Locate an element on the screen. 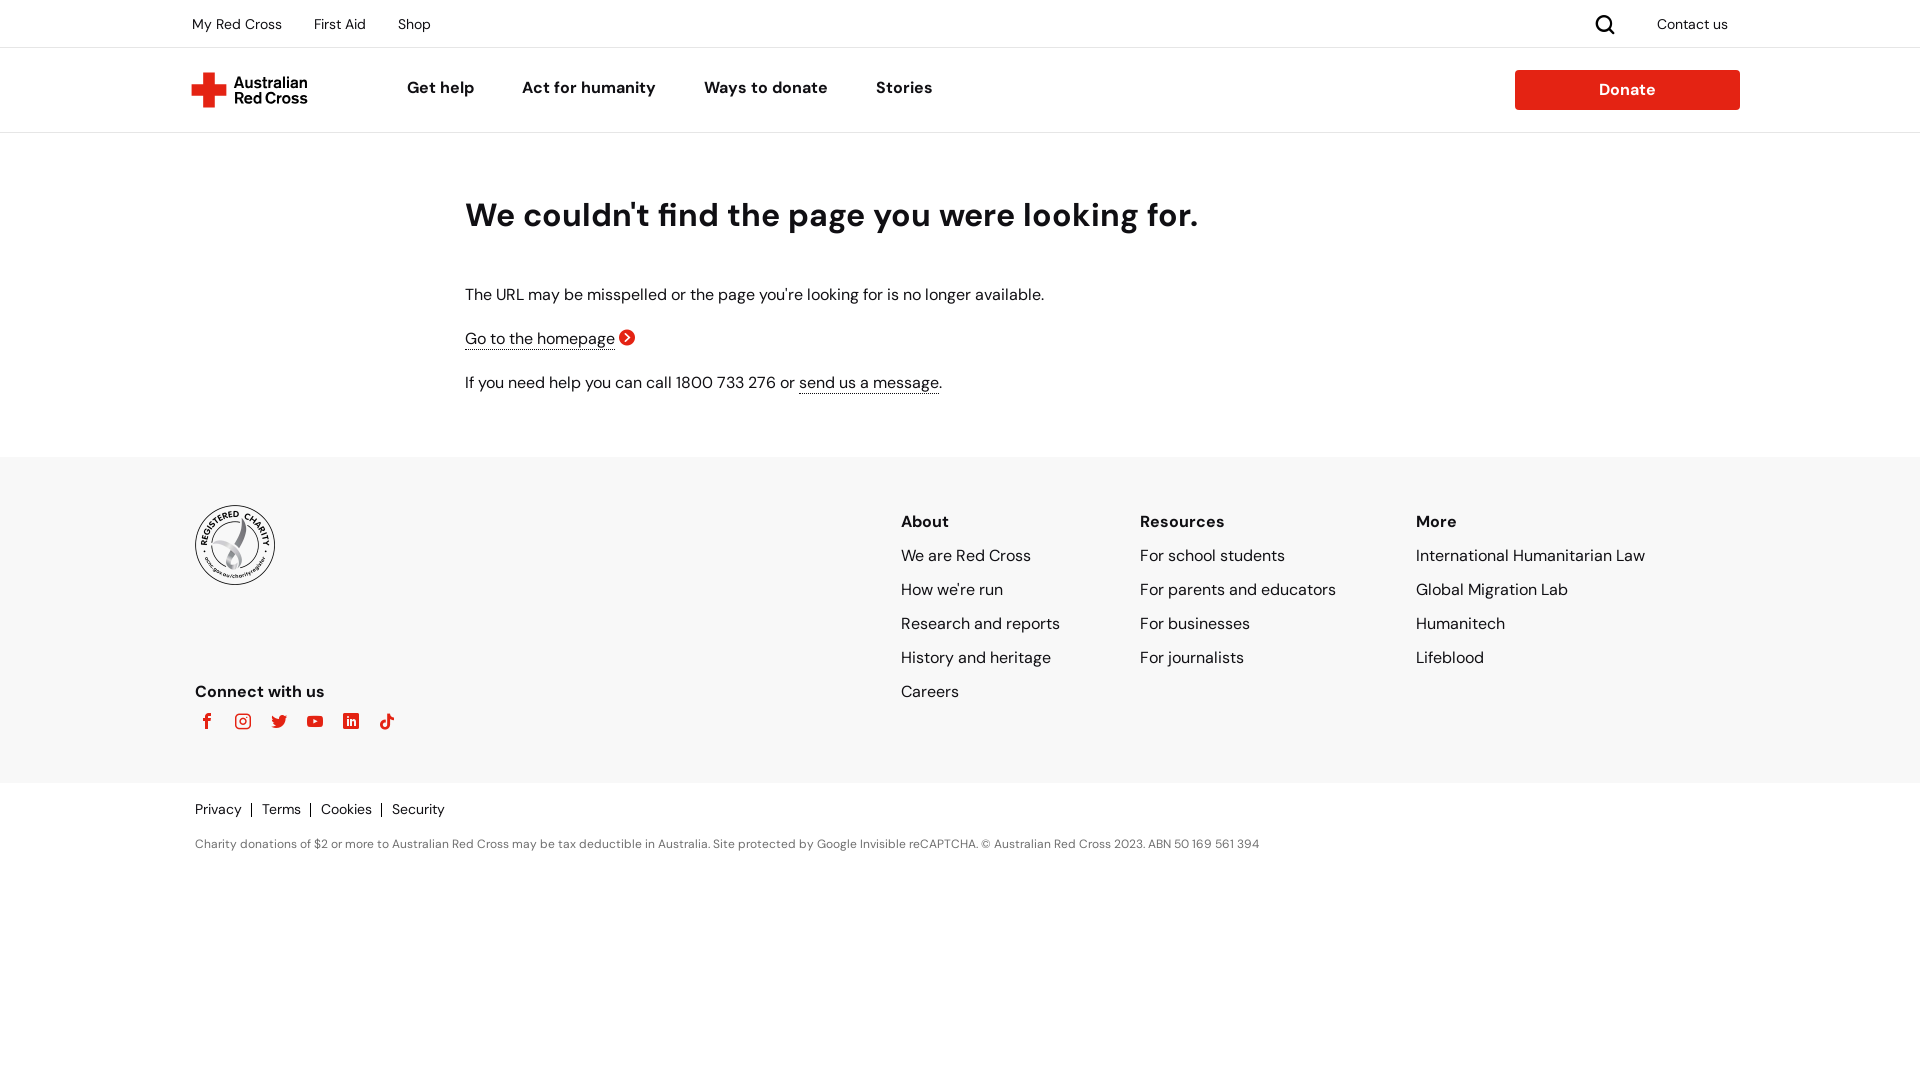  'For journalists' is located at coordinates (1191, 657).